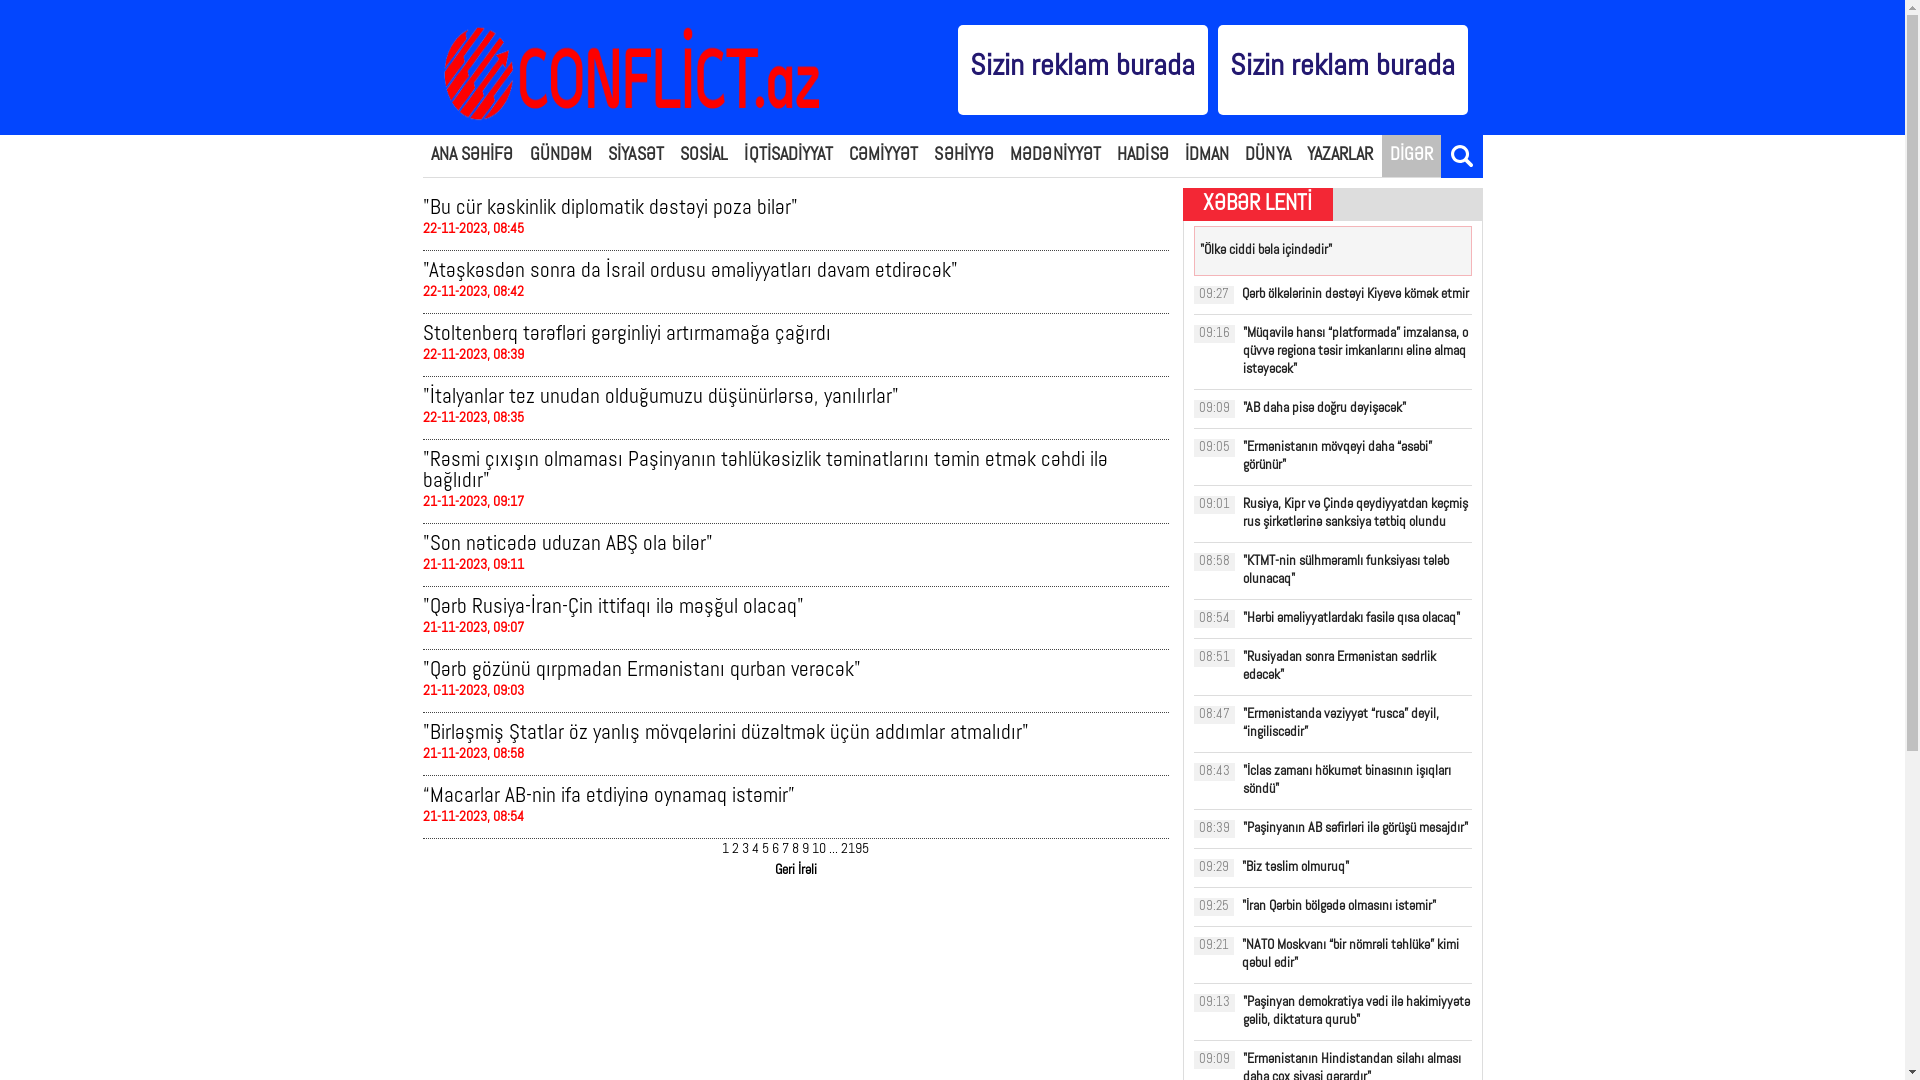 Image resolution: width=1920 pixels, height=1080 pixels. What do you see at coordinates (819, 849) in the screenshot?
I see `'10'` at bounding box center [819, 849].